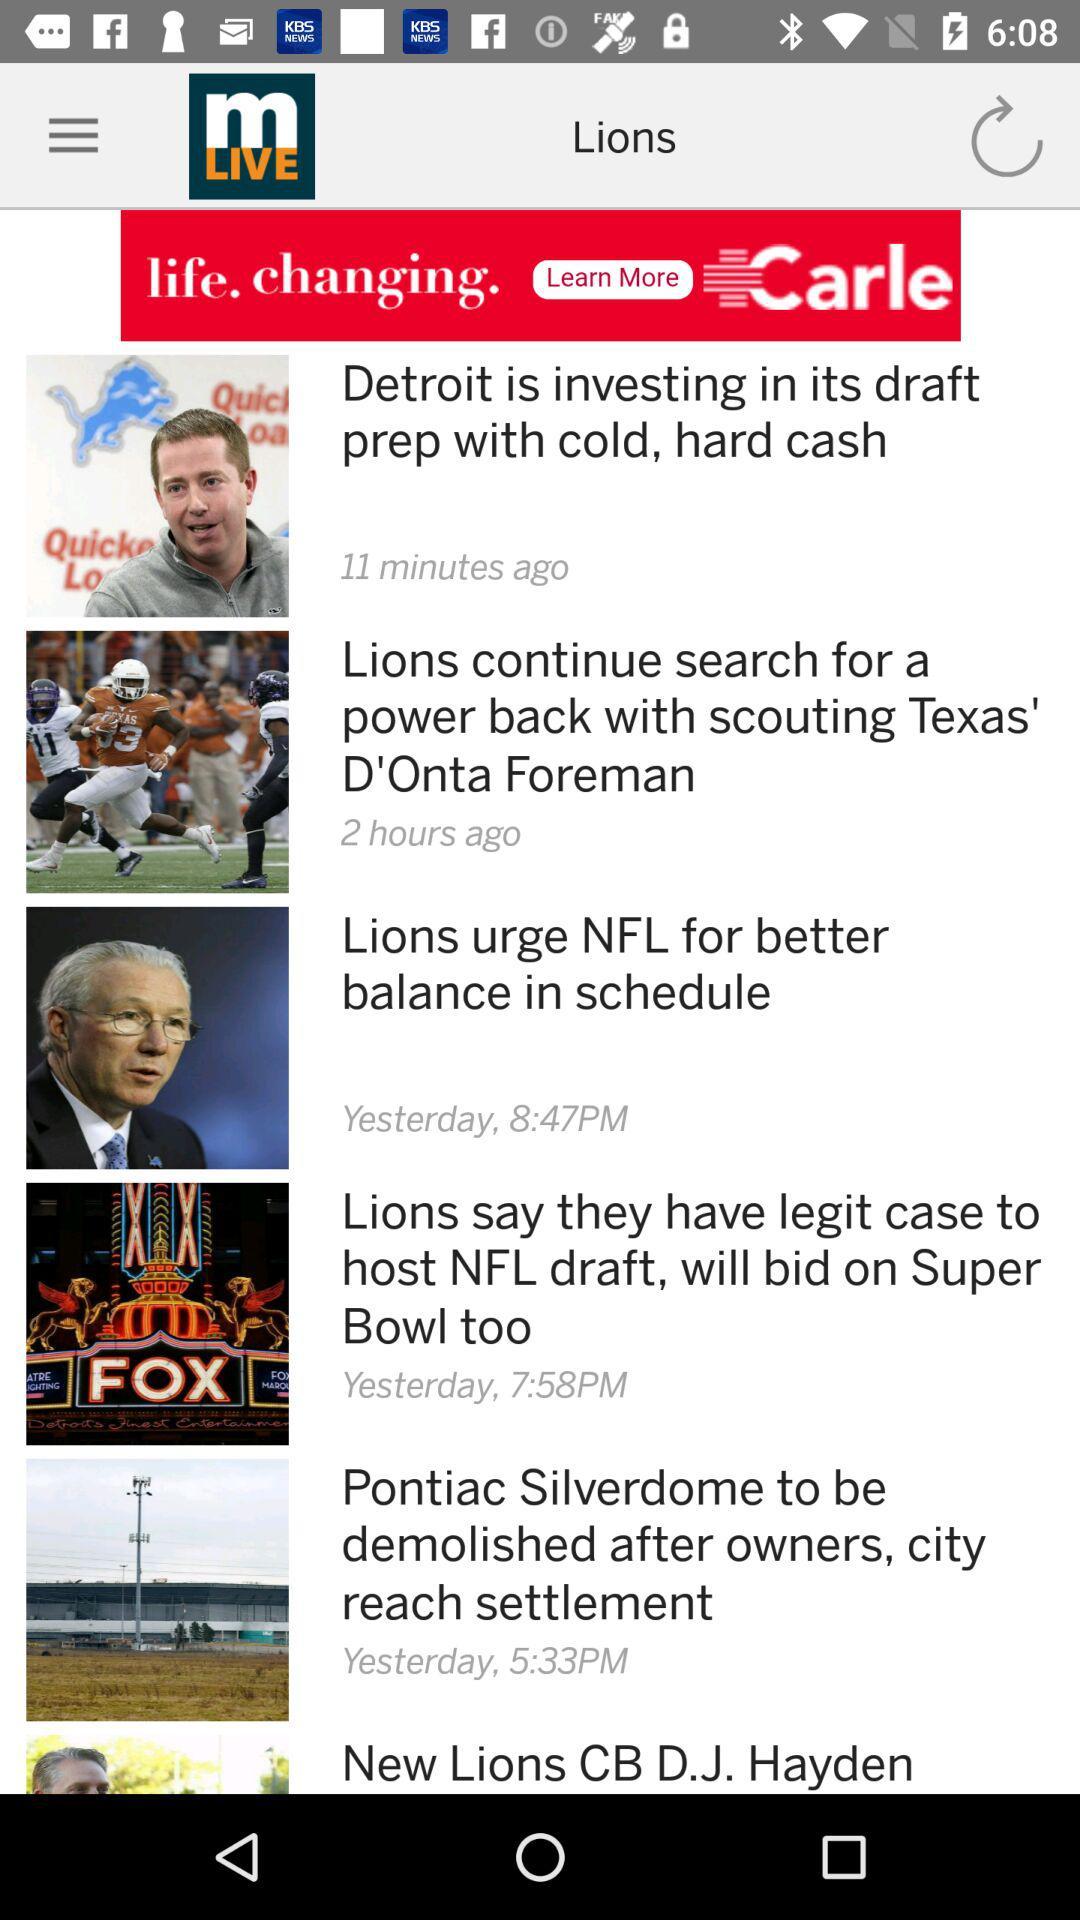 Image resolution: width=1080 pixels, height=1920 pixels. I want to click on open this banner link, so click(540, 274).